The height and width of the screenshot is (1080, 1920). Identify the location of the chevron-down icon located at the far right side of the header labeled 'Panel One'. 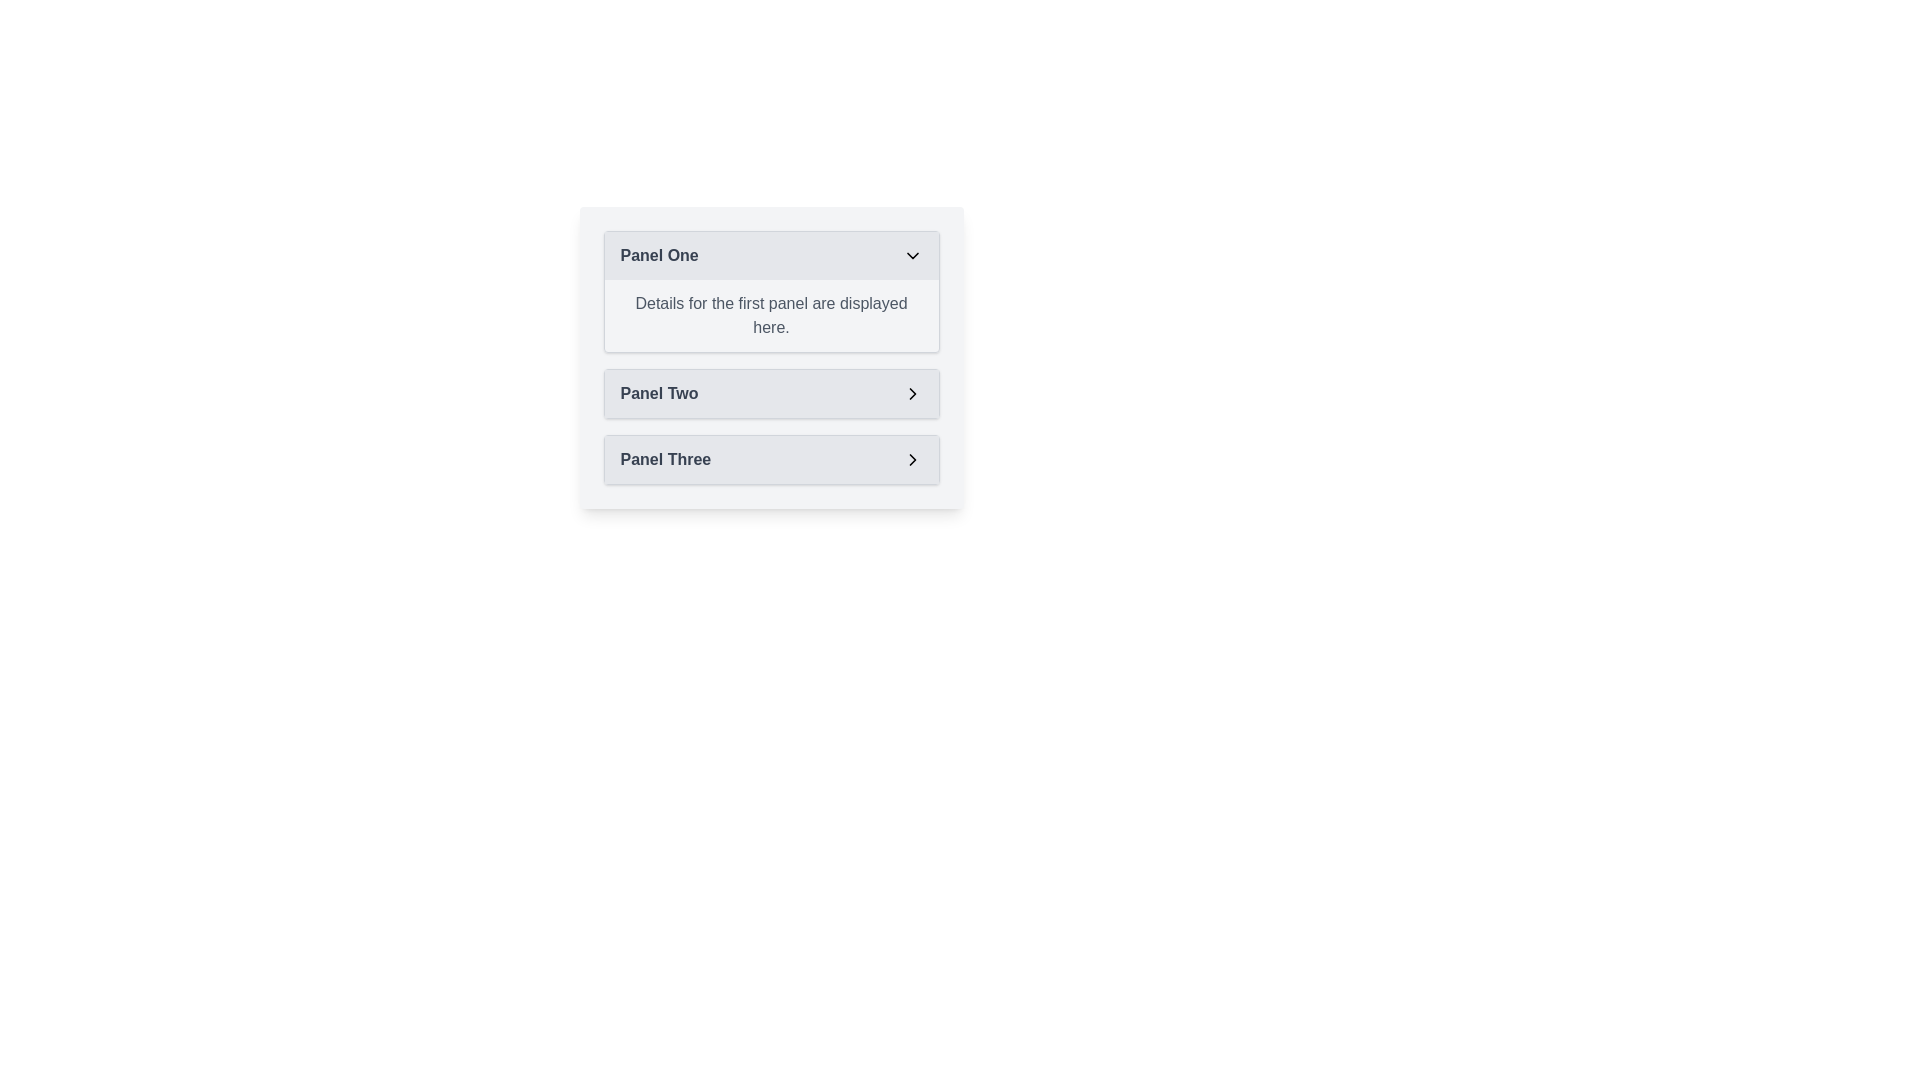
(911, 254).